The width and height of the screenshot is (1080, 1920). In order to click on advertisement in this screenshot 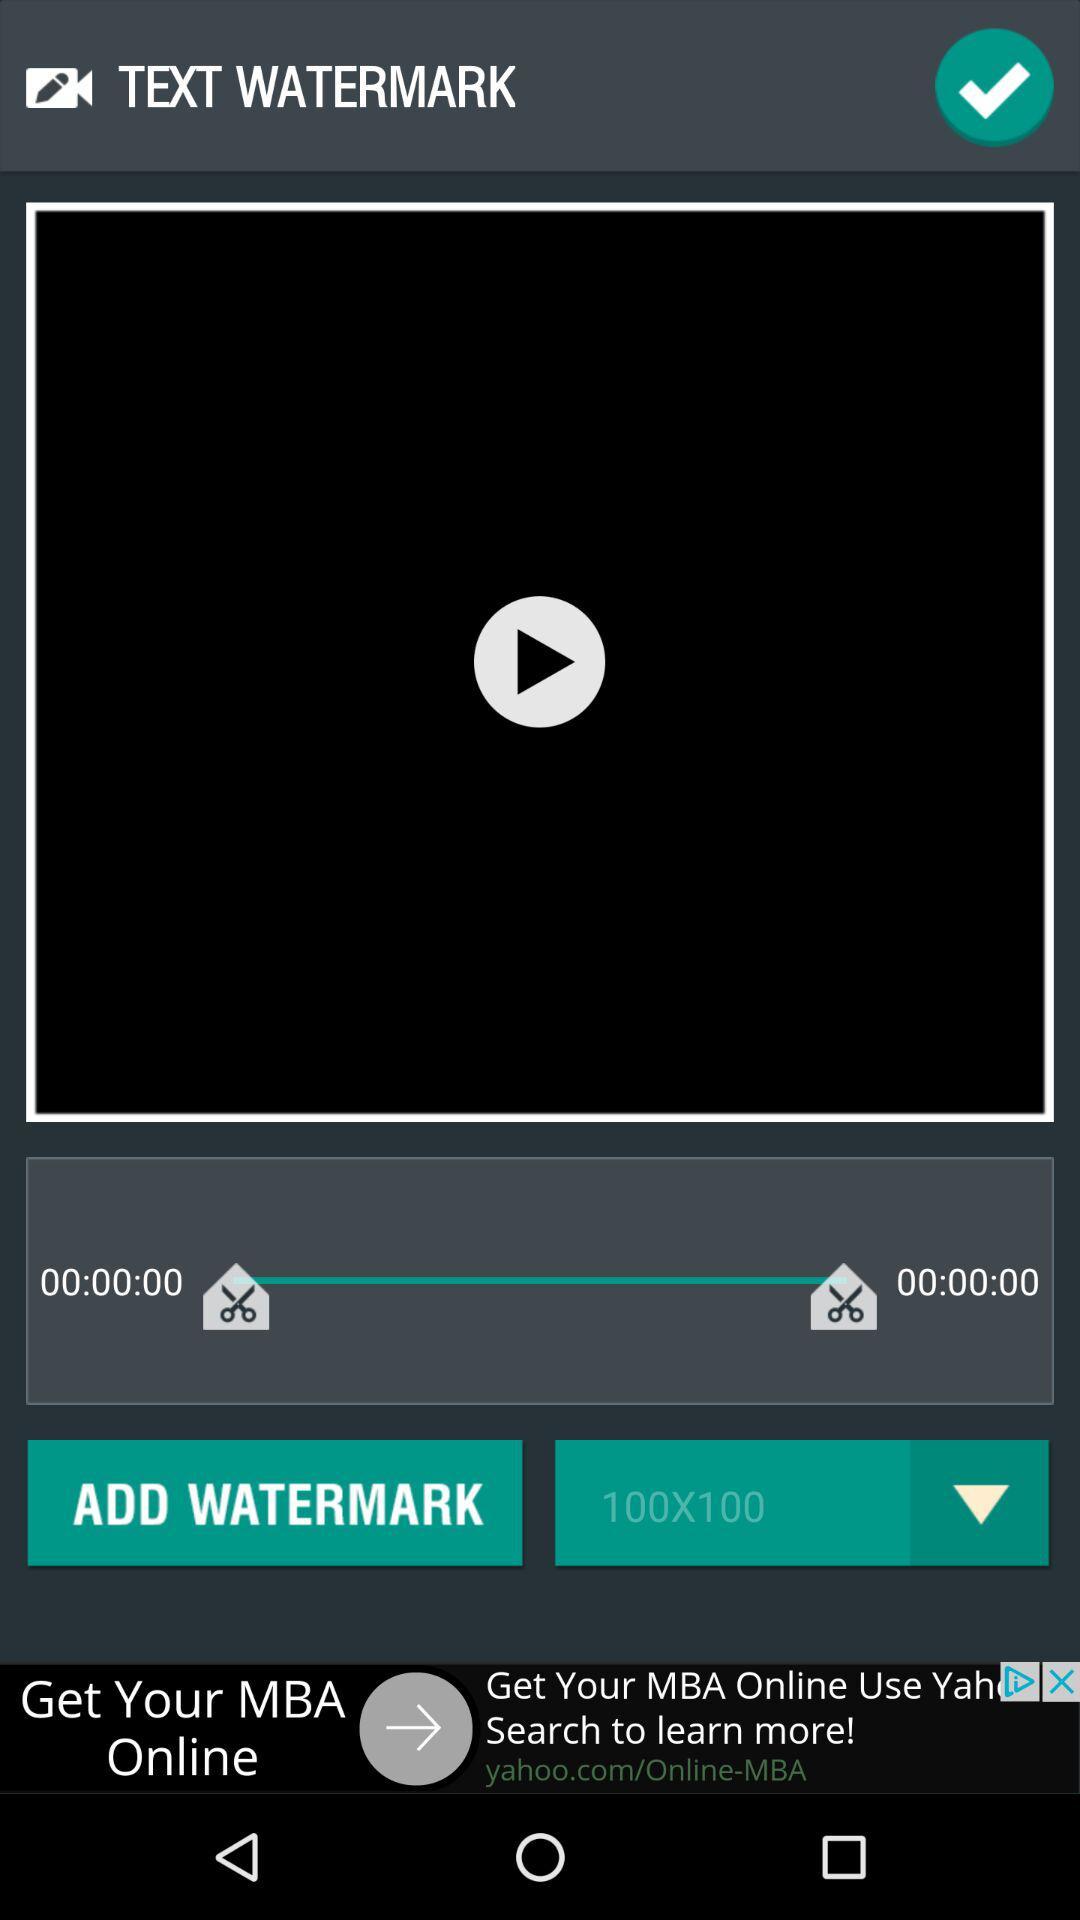, I will do `click(540, 1726)`.